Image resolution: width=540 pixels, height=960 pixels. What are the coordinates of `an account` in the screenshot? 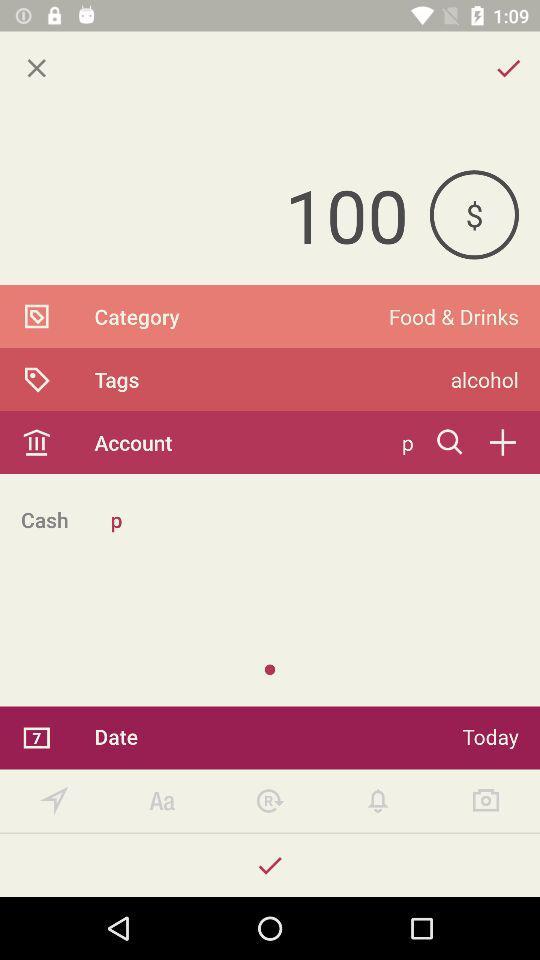 It's located at (501, 442).